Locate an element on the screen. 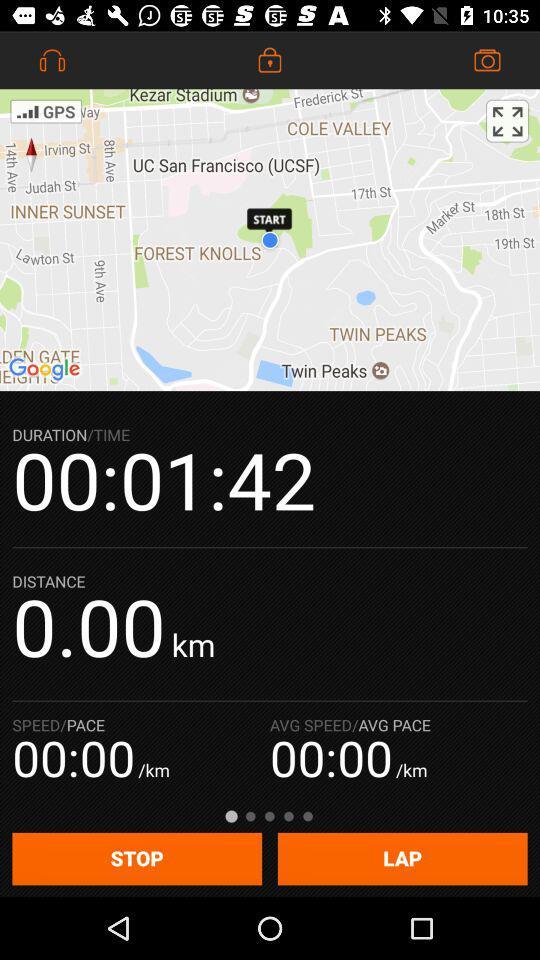 The width and height of the screenshot is (540, 960). the camera icon on the top right of the page is located at coordinates (486, 59).